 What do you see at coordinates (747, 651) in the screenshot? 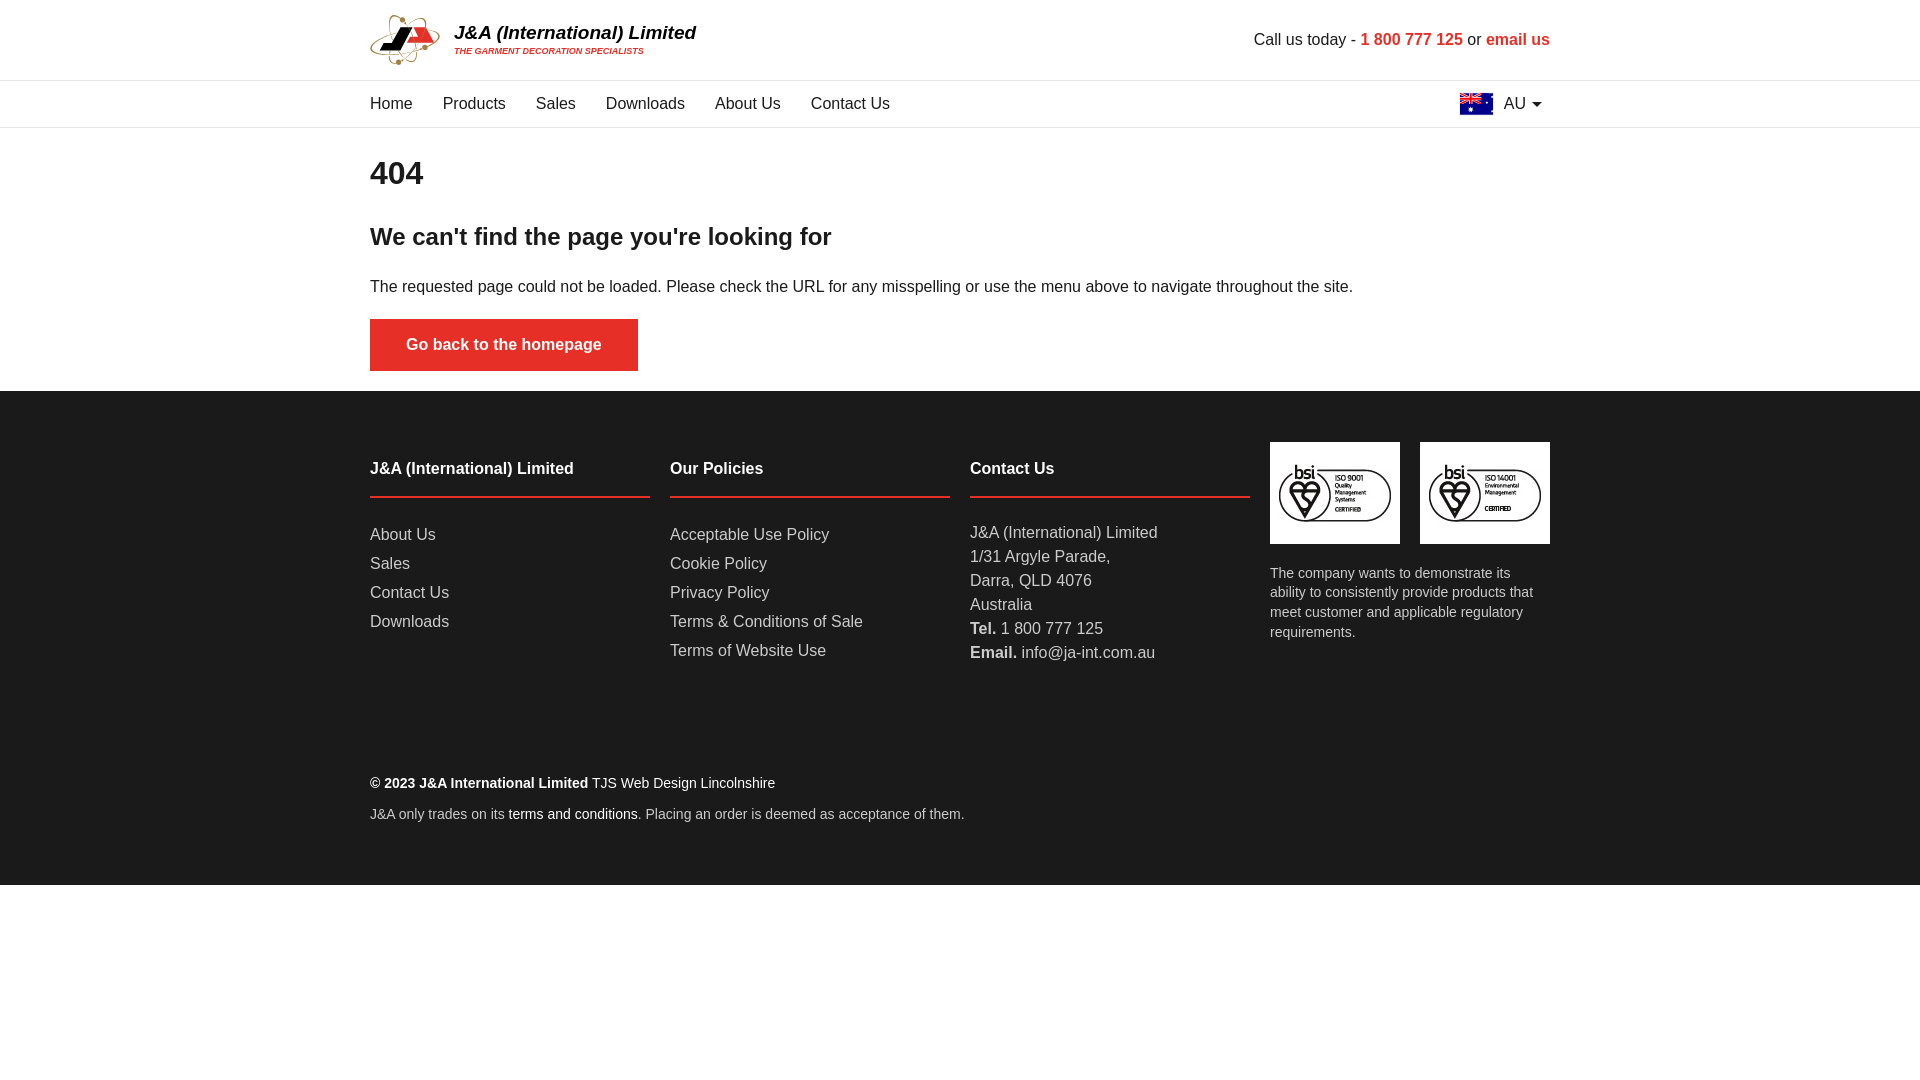
I see `'Terms of Website Use'` at bounding box center [747, 651].